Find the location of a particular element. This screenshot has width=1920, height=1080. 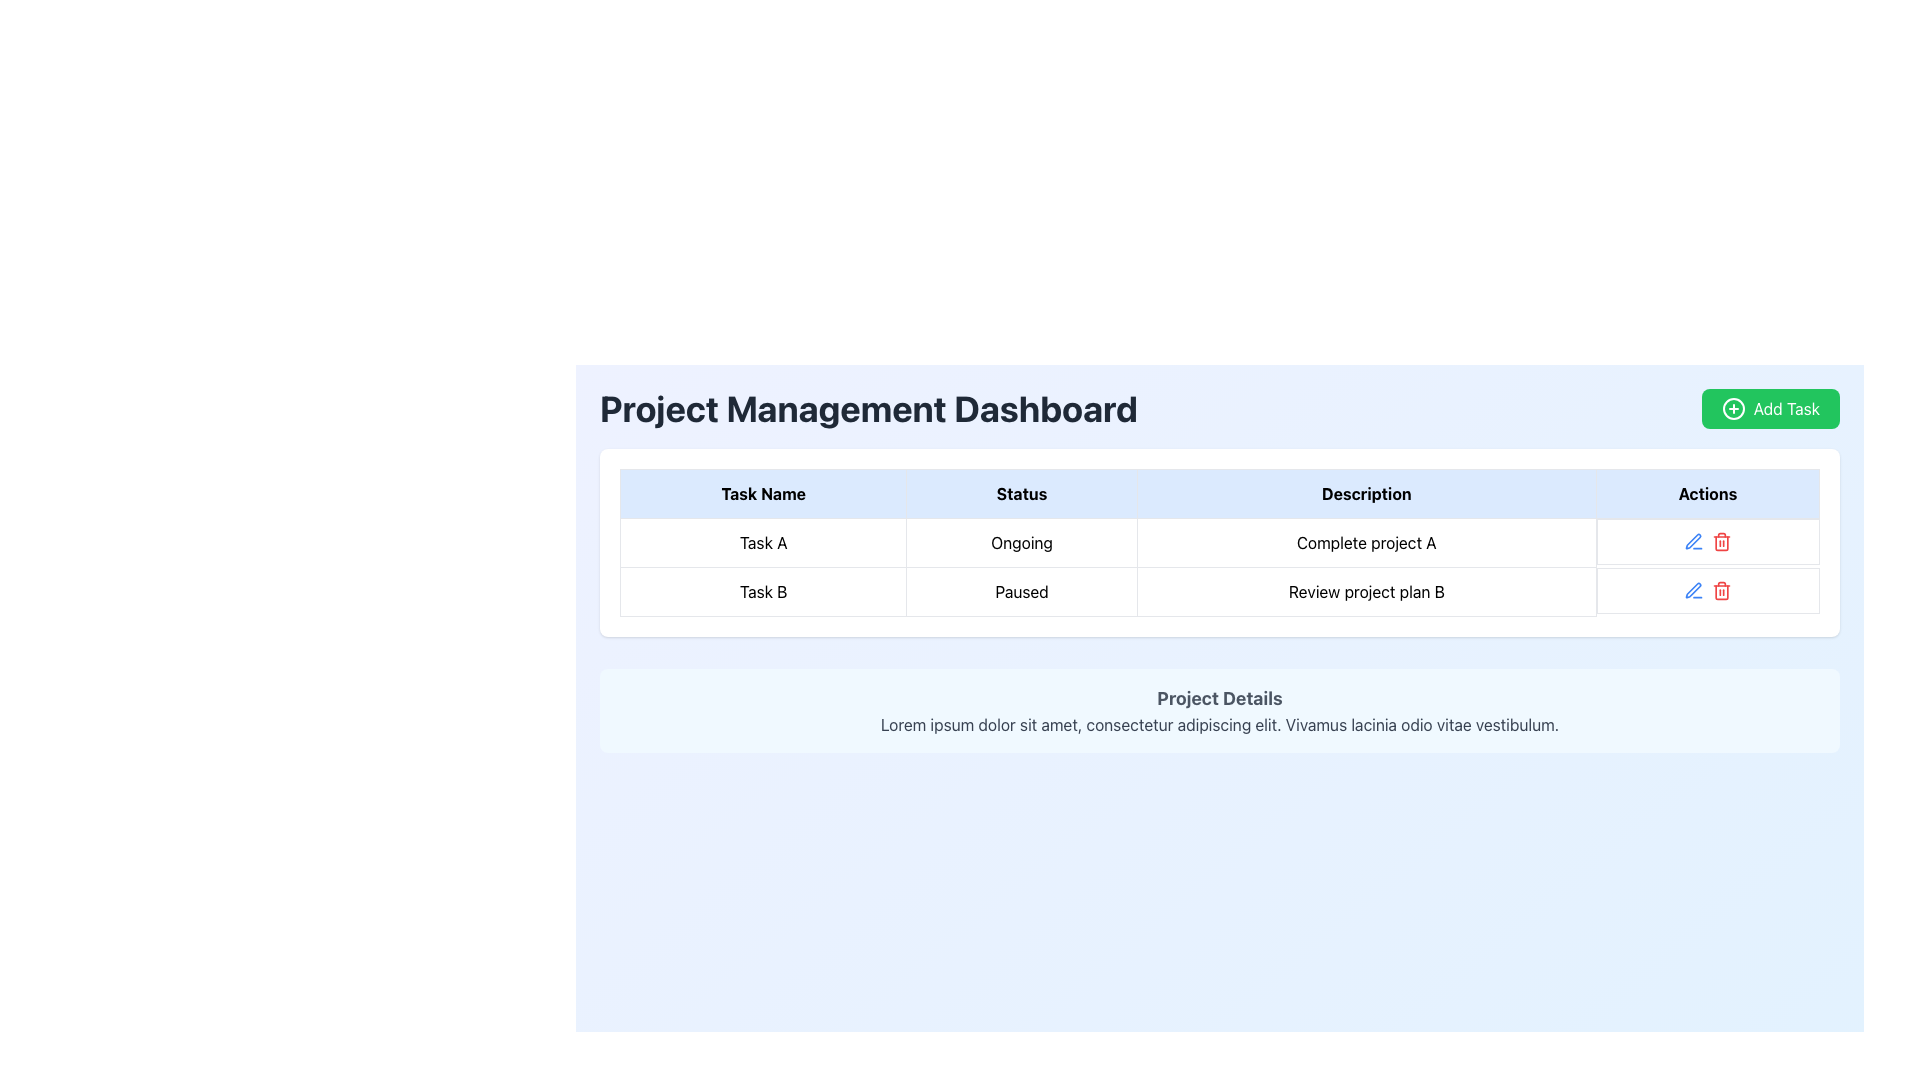

the pencil icon button located in the 'Actions' column of the table for 'Task A' is located at coordinates (1692, 589).